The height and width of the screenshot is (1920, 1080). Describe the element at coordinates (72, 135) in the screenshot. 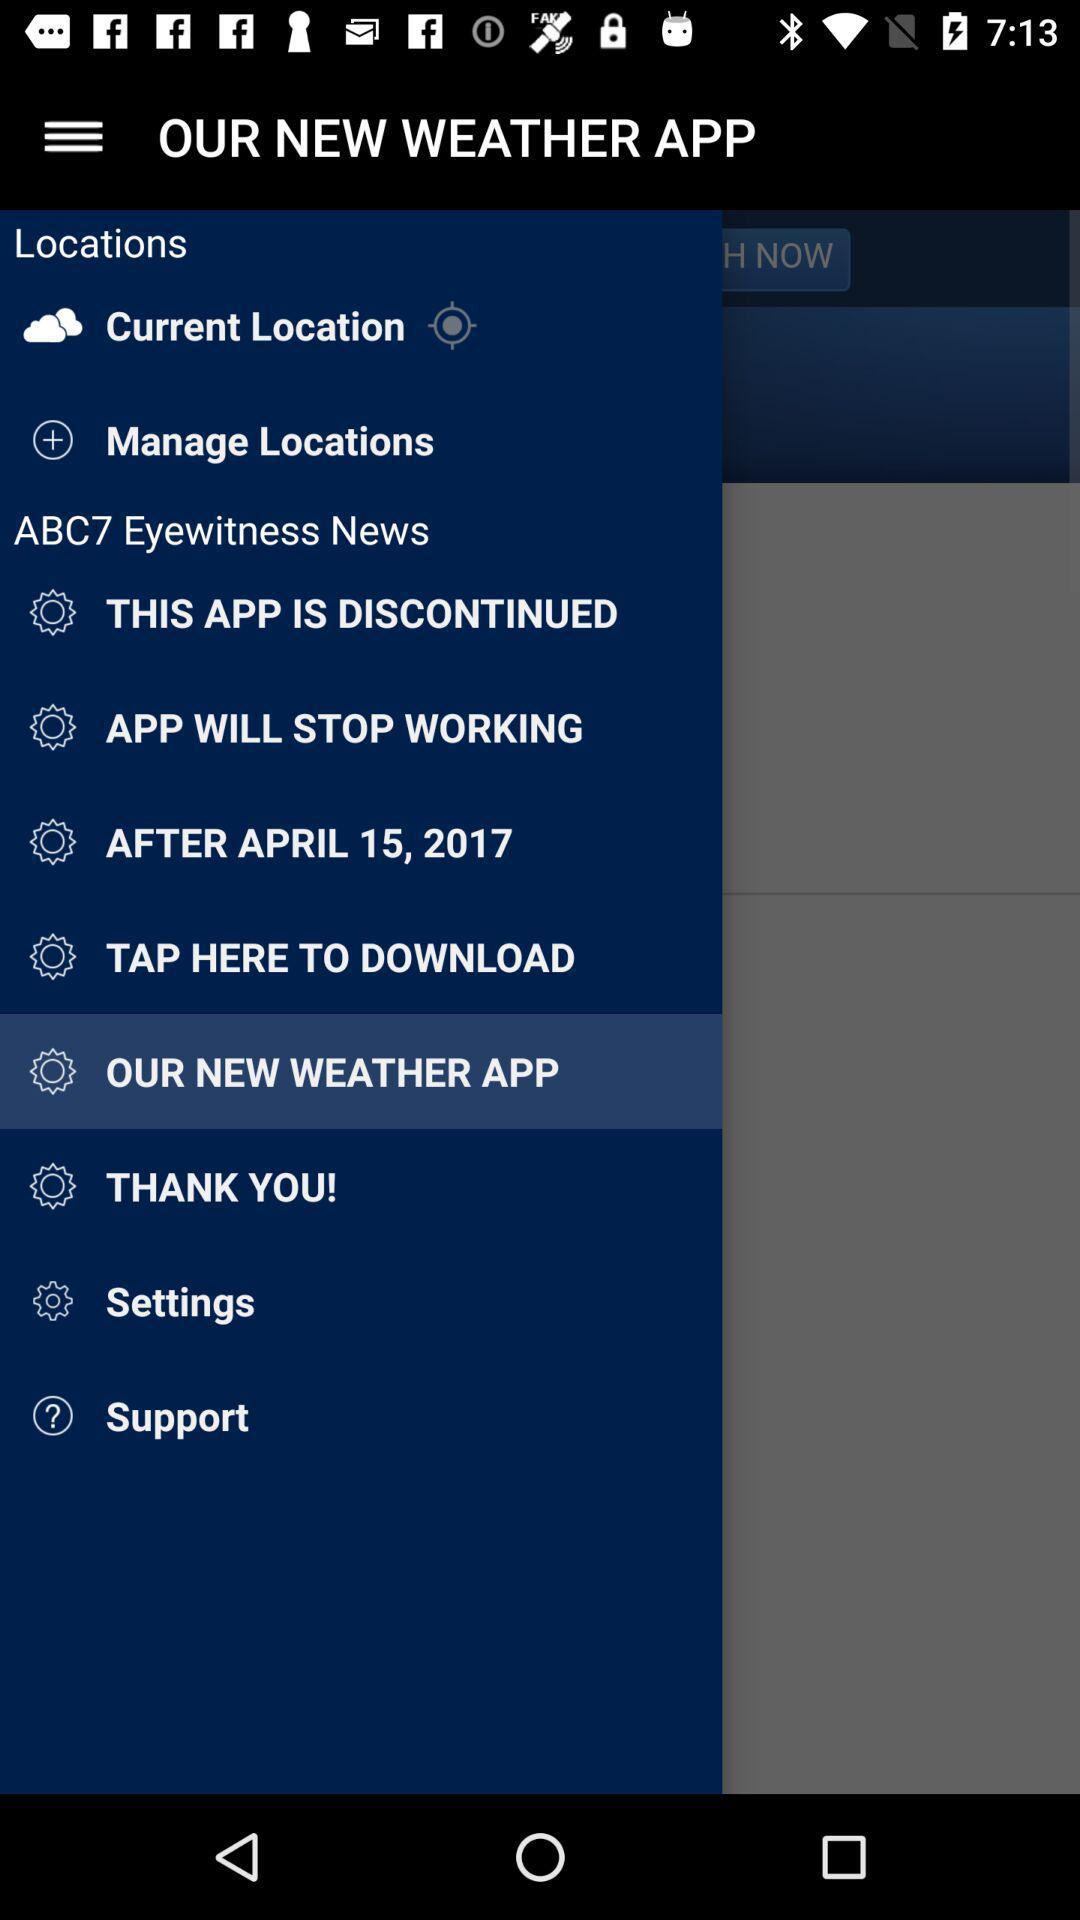

I see `menu toggle` at that location.